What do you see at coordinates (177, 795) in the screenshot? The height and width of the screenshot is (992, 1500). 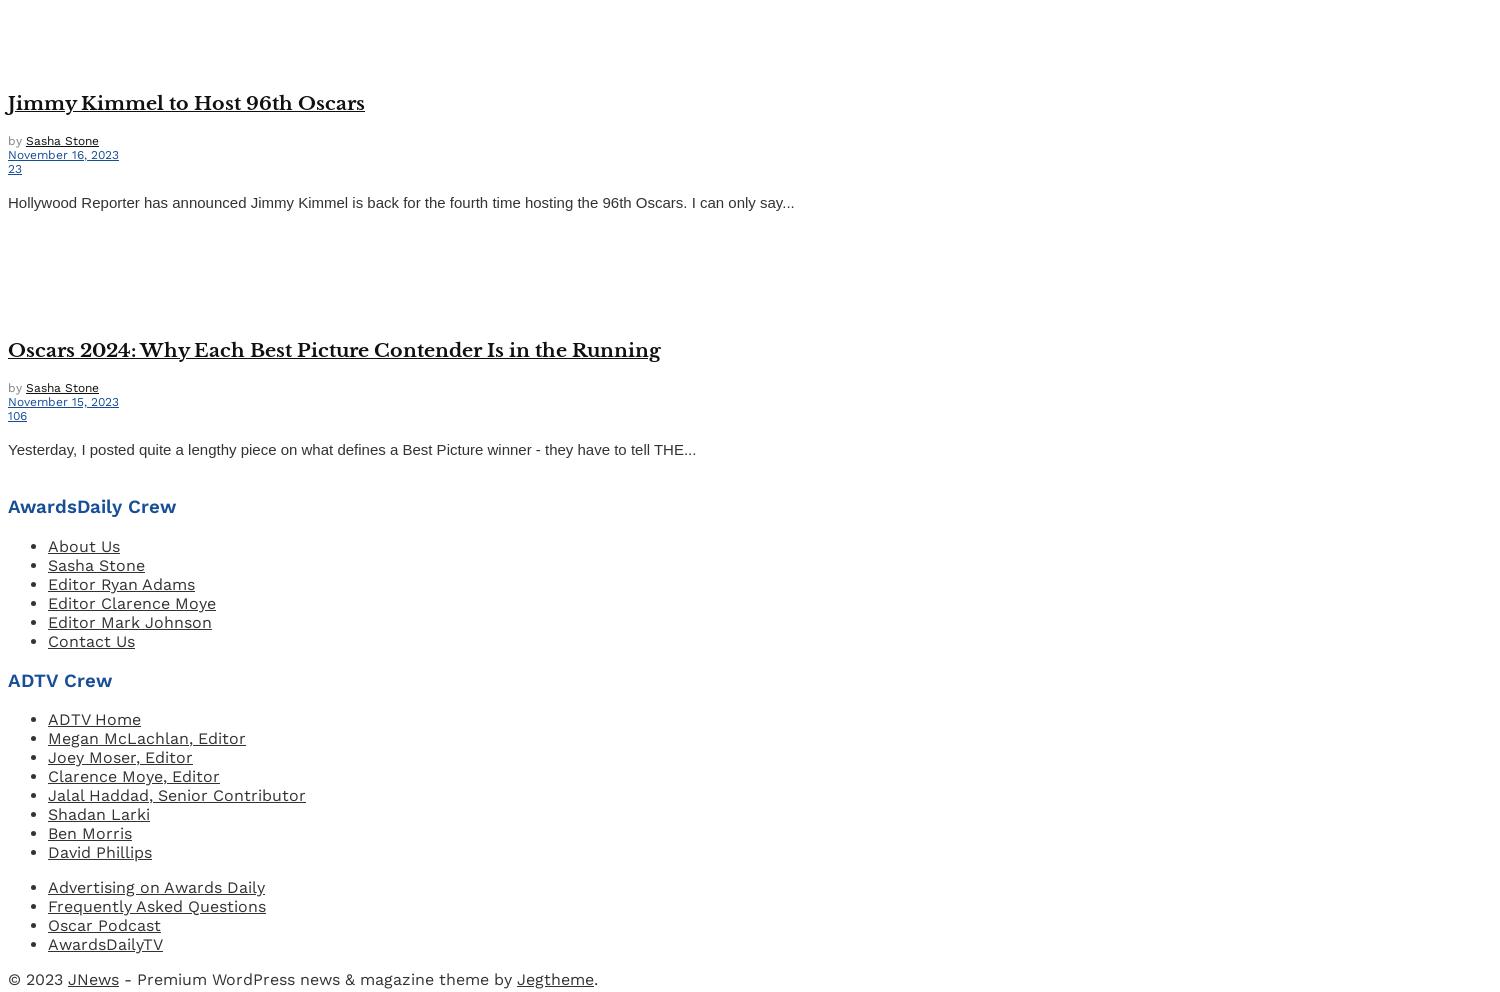 I see `'Jalal Haddad, Senior Contributor'` at bounding box center [177, 795].